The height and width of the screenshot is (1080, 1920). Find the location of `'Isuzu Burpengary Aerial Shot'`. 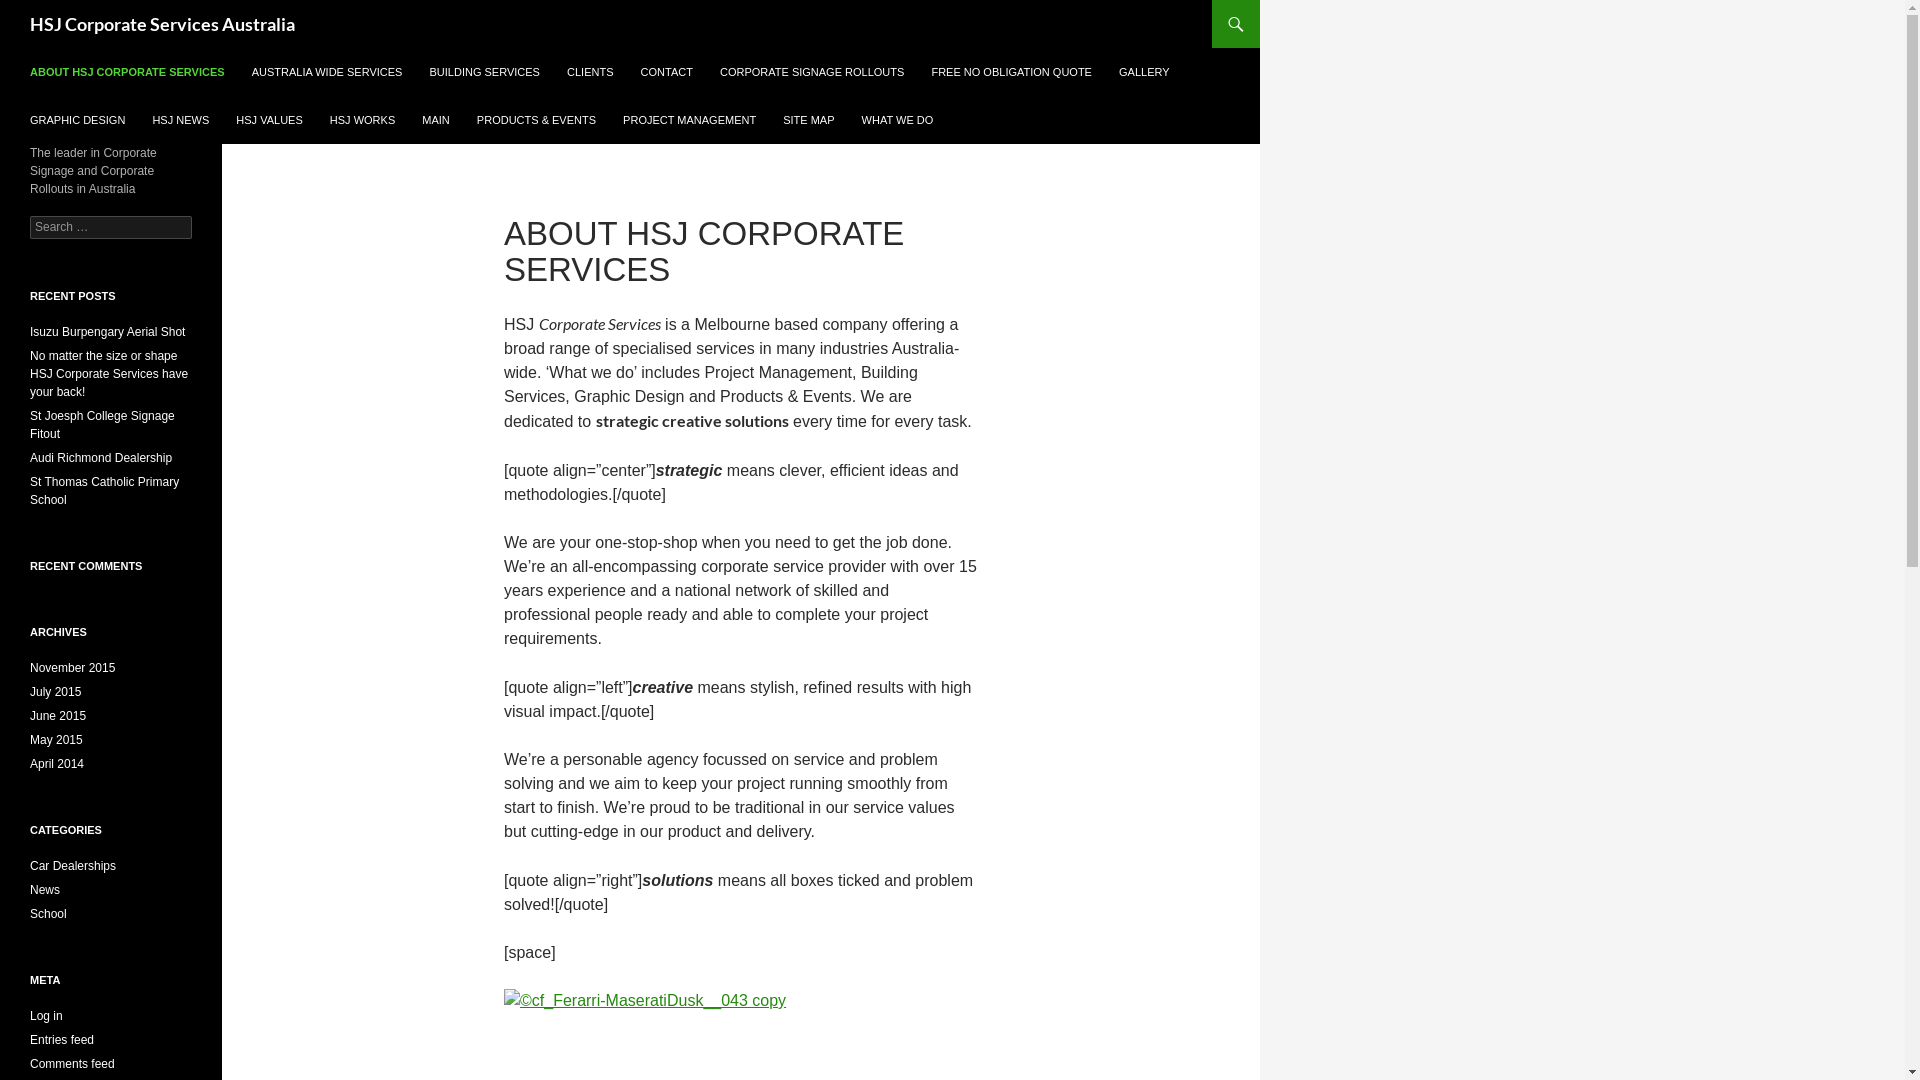

'Isuzu Burpengary Aerial Shot' is located at coordinates (106, 330).